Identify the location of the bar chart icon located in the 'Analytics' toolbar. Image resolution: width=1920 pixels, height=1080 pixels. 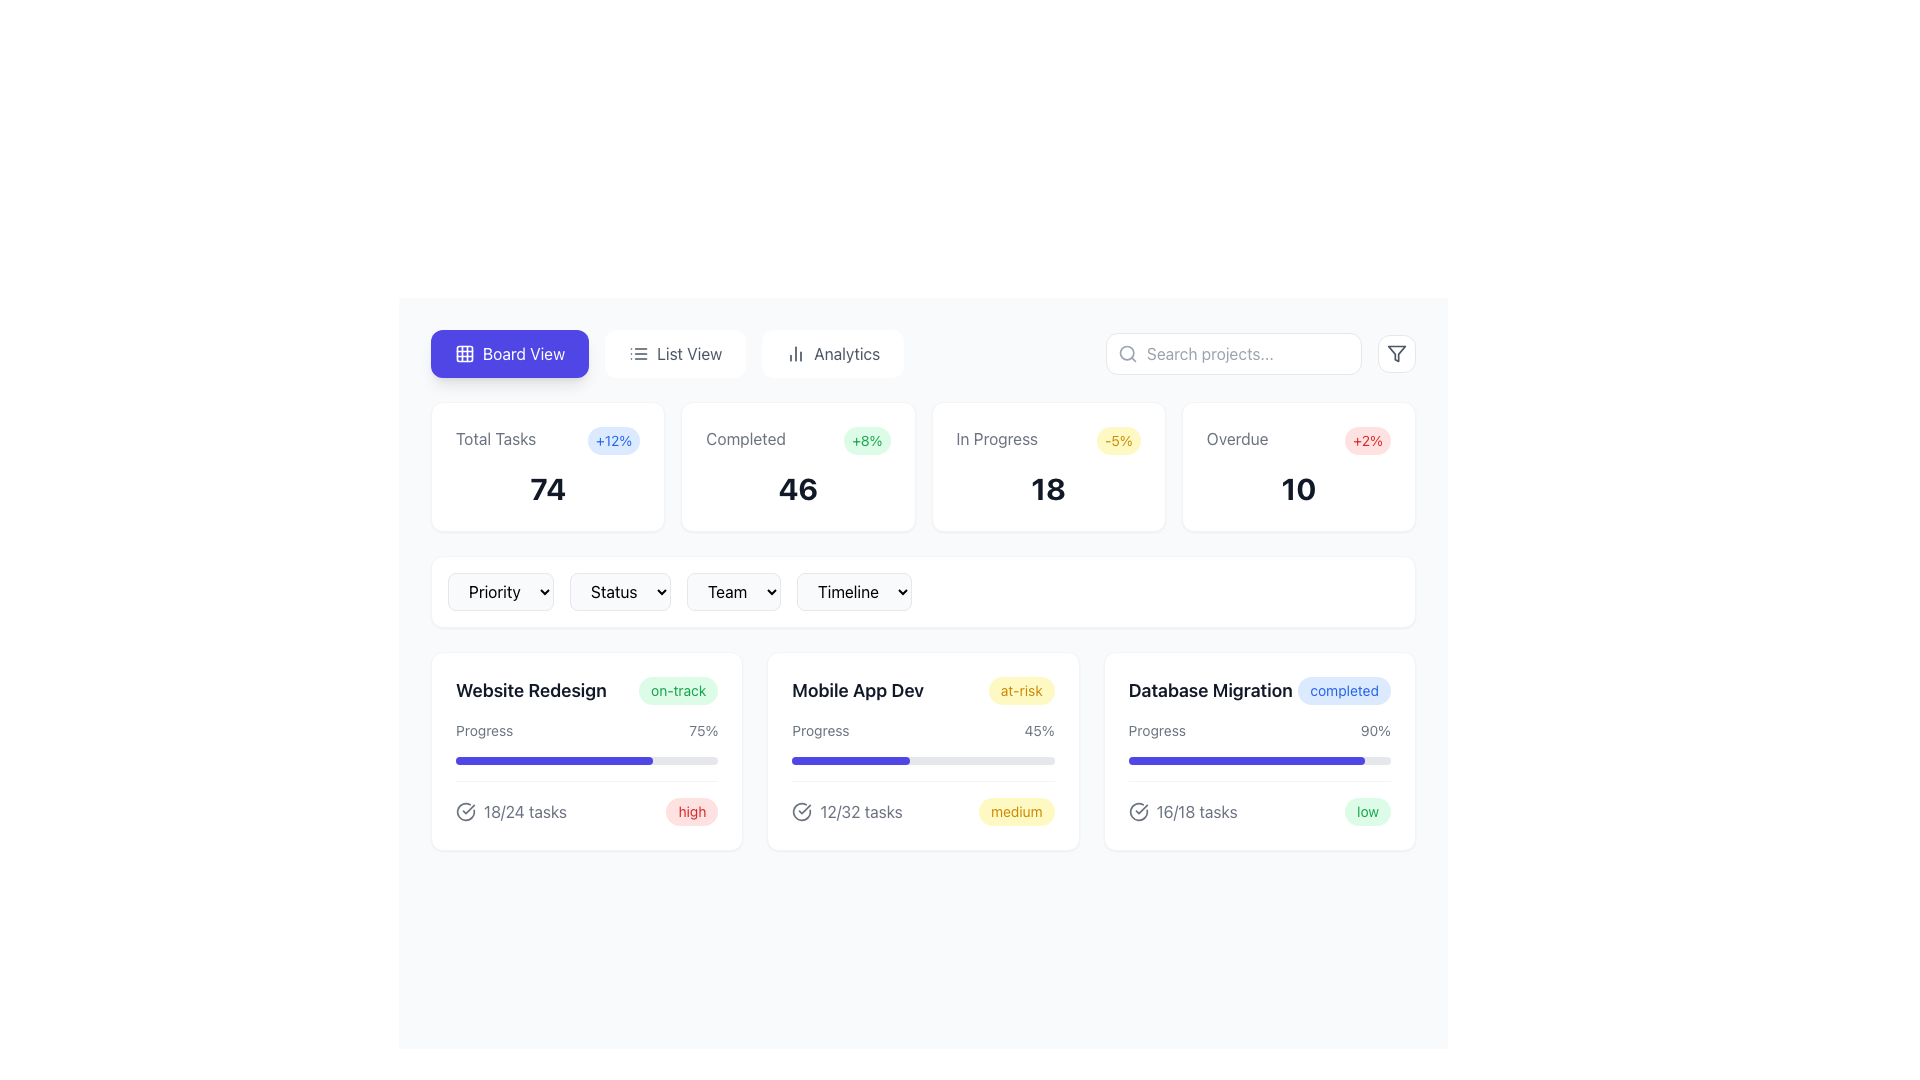
(795, 353).